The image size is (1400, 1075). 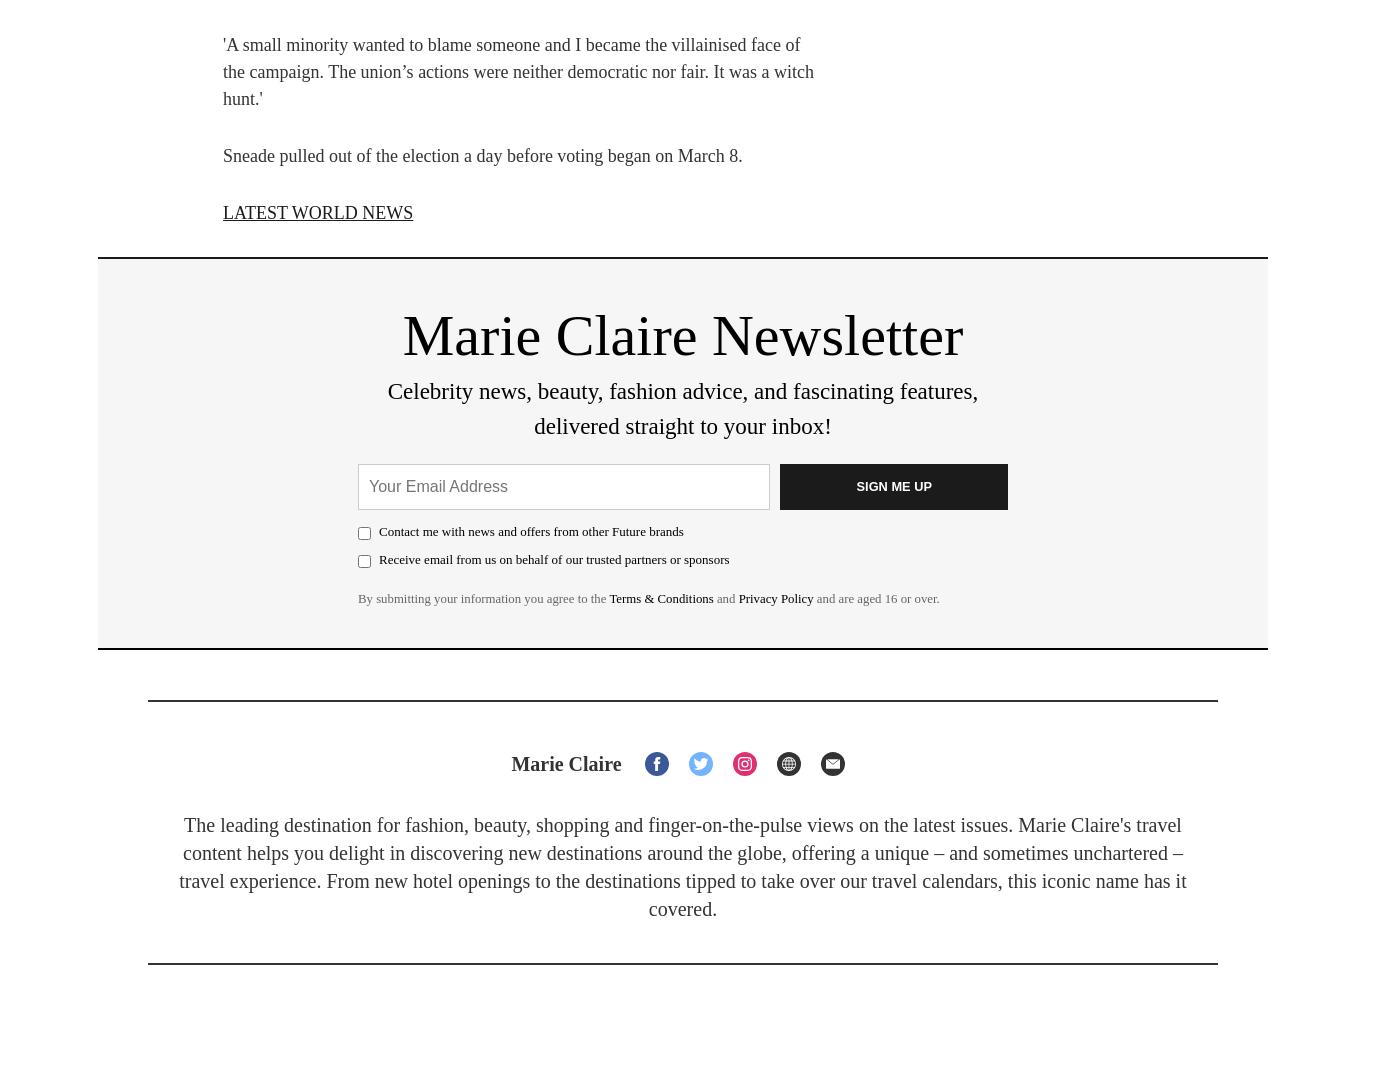 I want to click on 'and', so click(x=725, y=597).